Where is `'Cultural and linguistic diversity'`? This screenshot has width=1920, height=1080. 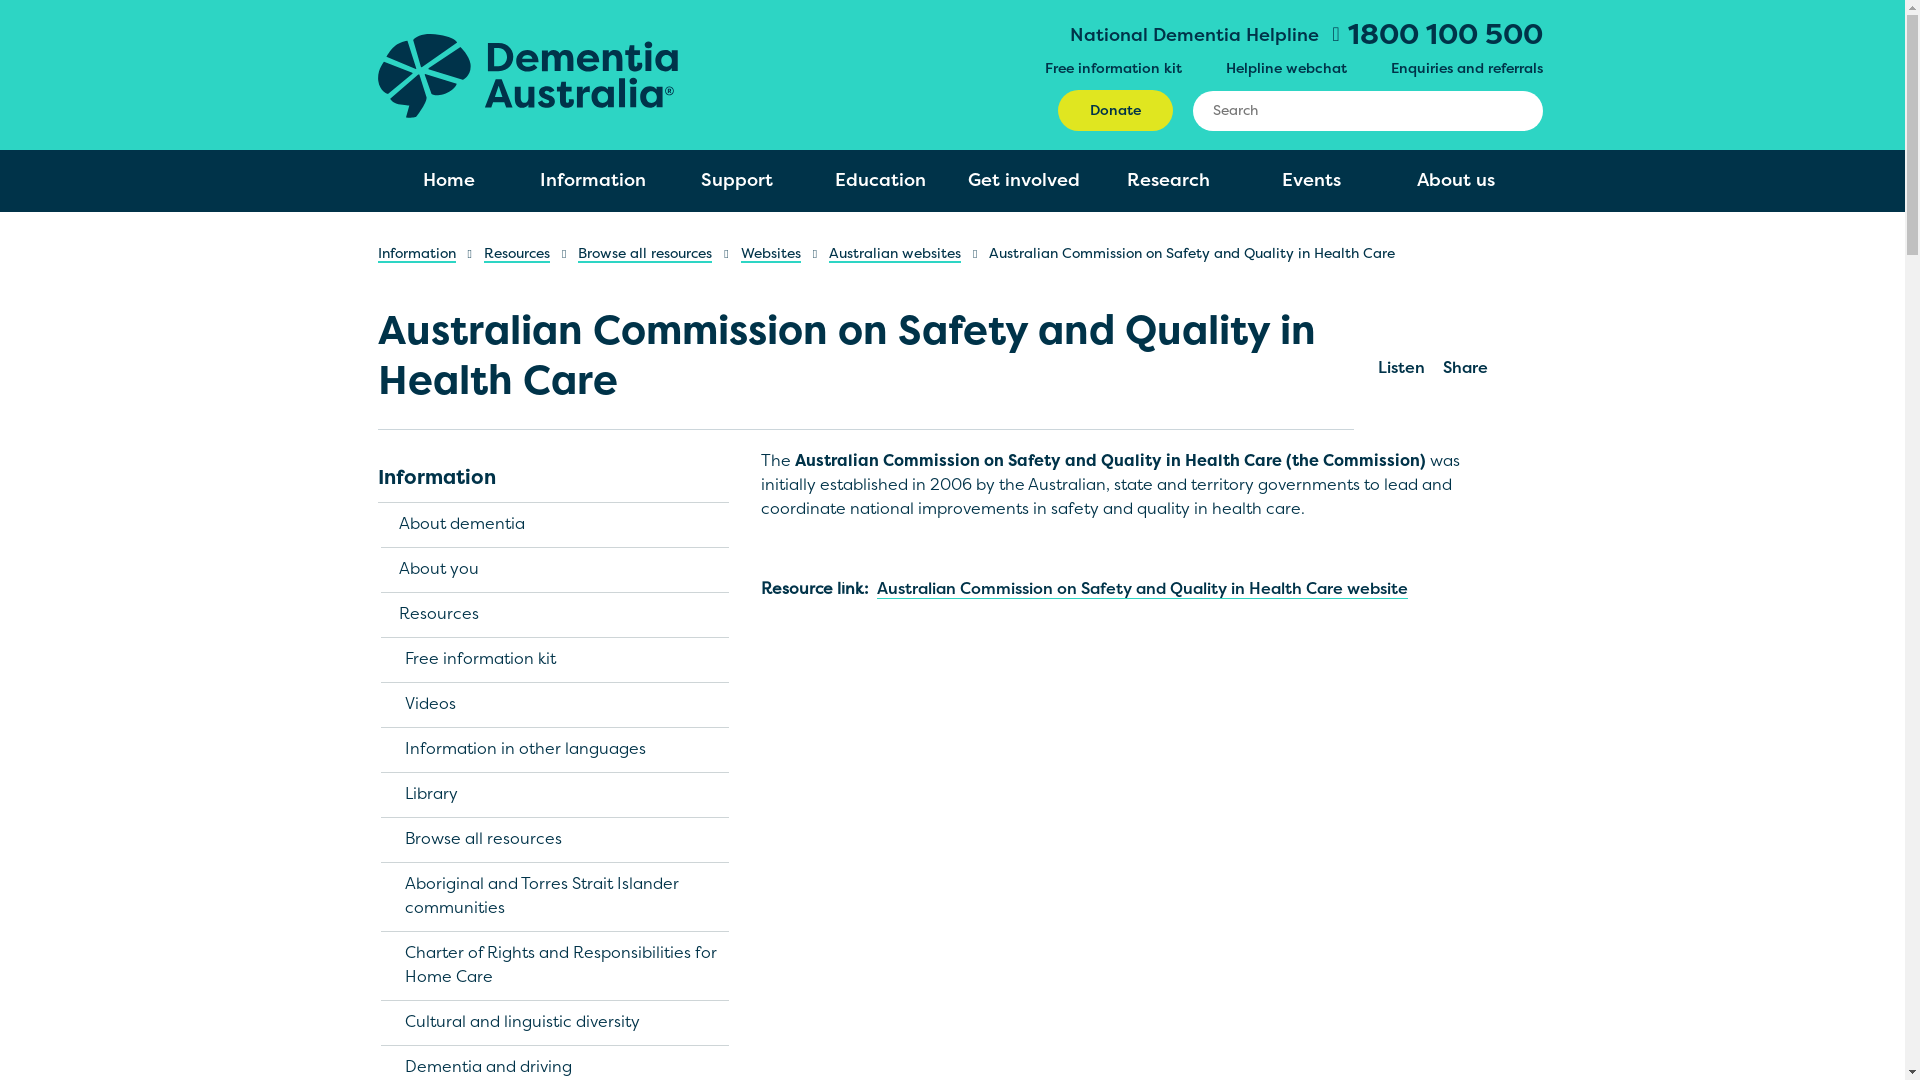 'Cultural and linguistic diversity' is located at coordinates (555, 1023).